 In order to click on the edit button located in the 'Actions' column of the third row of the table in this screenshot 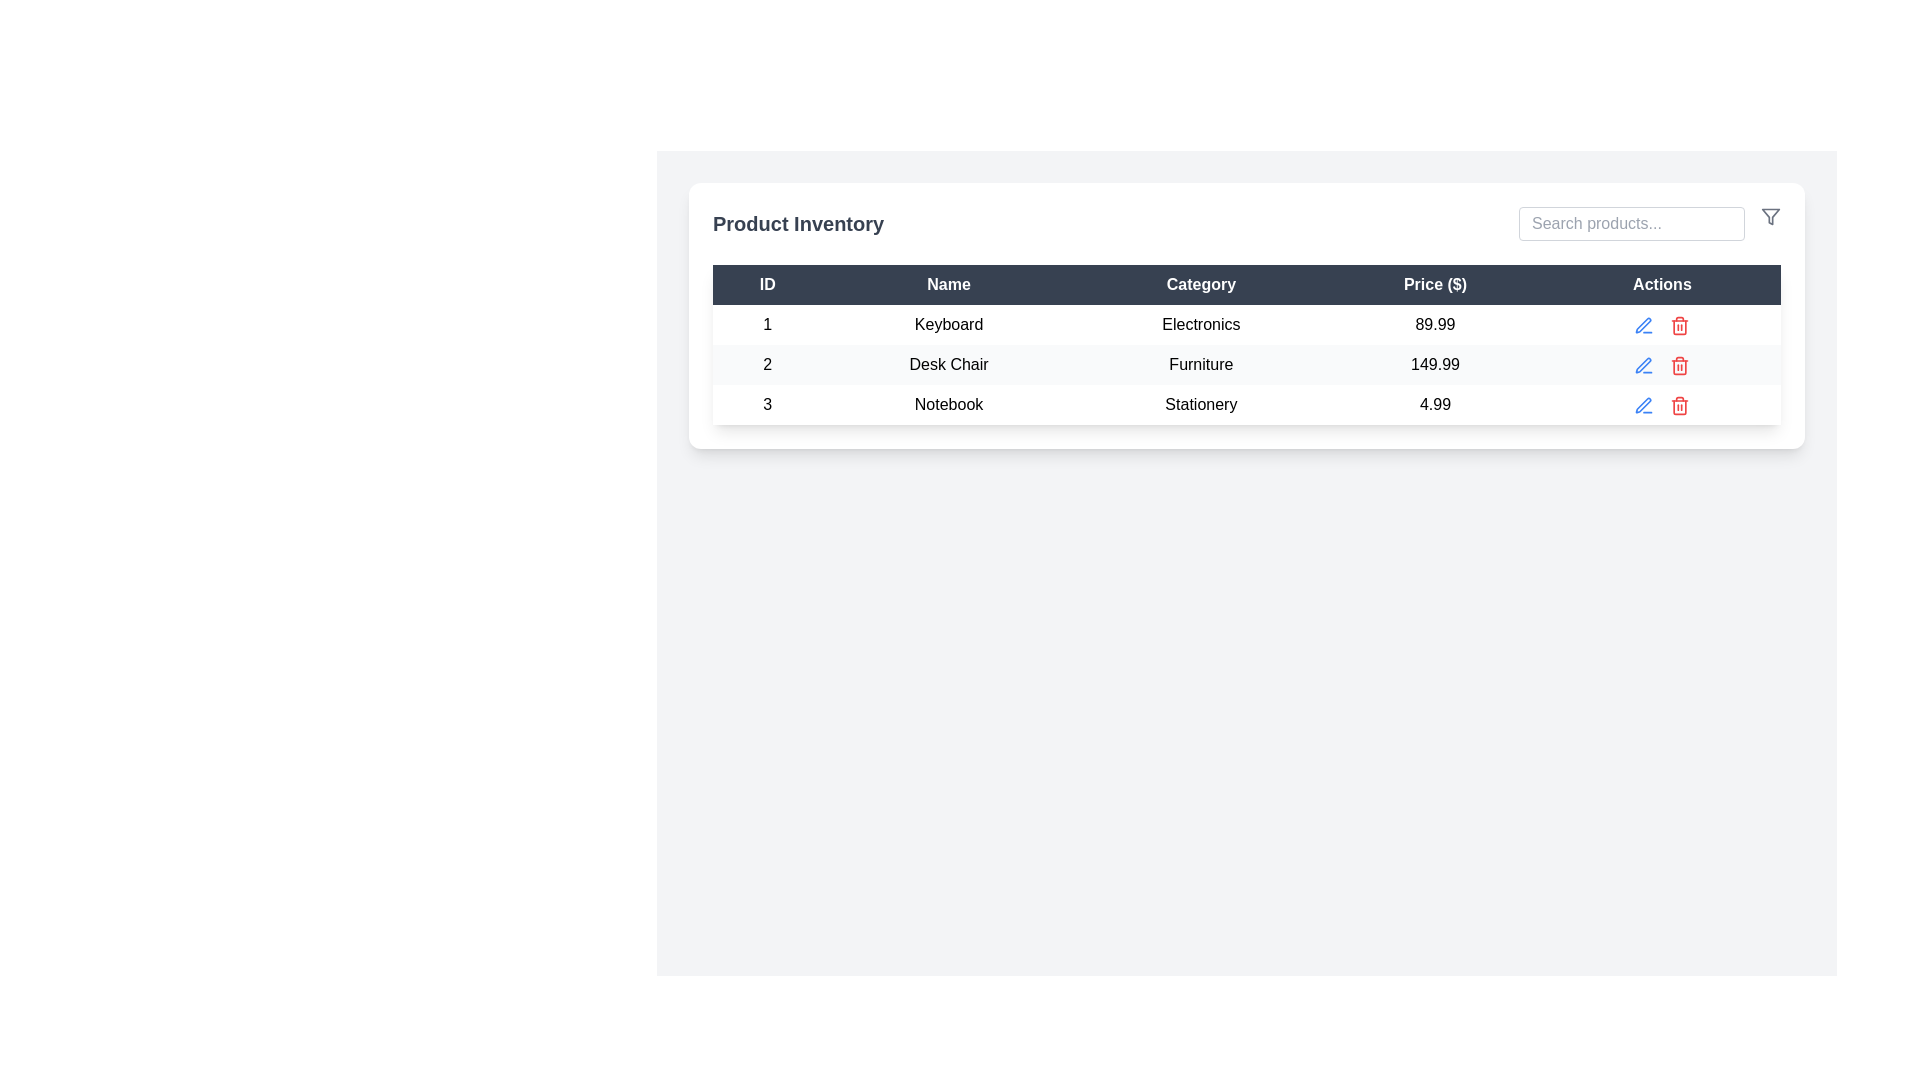, I will do `click(1644, 405)`.